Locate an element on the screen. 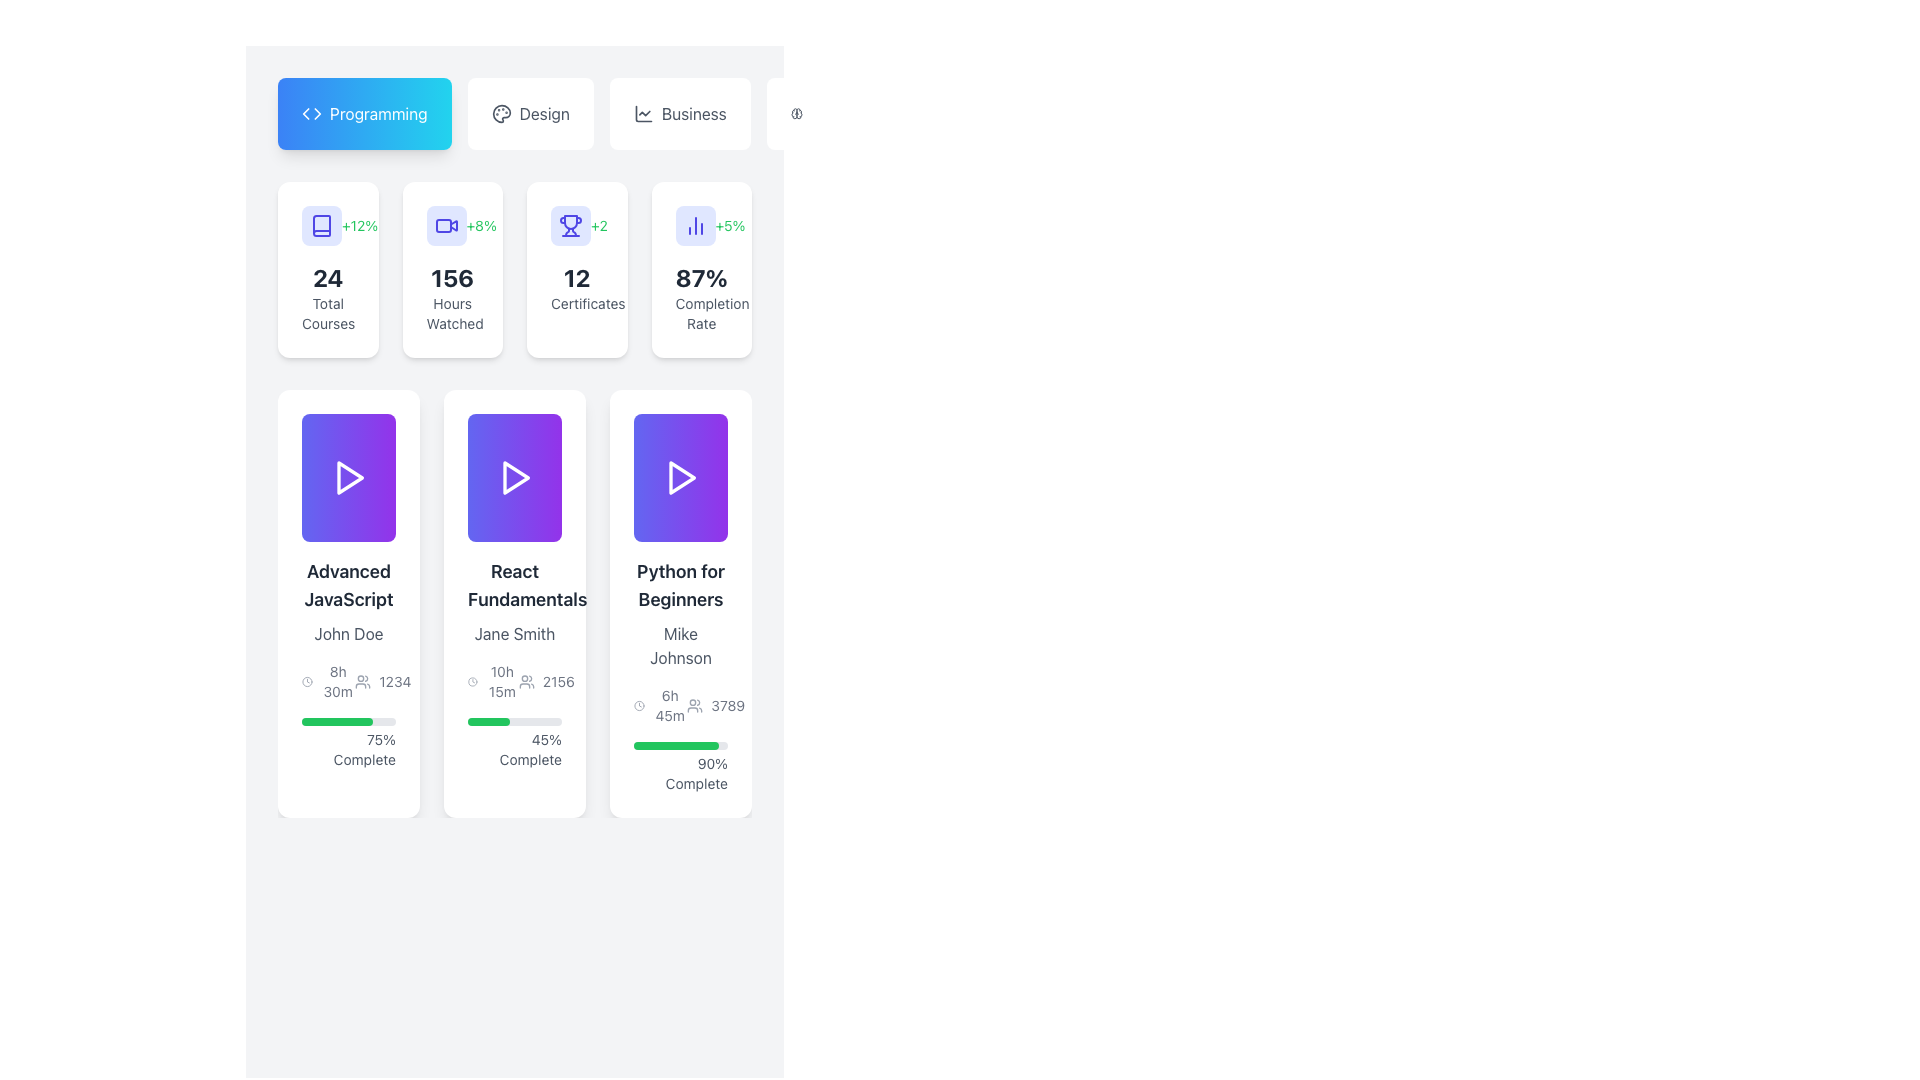 The height and width of the screenshot is (1080, 1920). the text label displaying '+2' styled in a small green font, located in the top-right corner of a card containing a trophy icon is located at coordinates (598, 225).